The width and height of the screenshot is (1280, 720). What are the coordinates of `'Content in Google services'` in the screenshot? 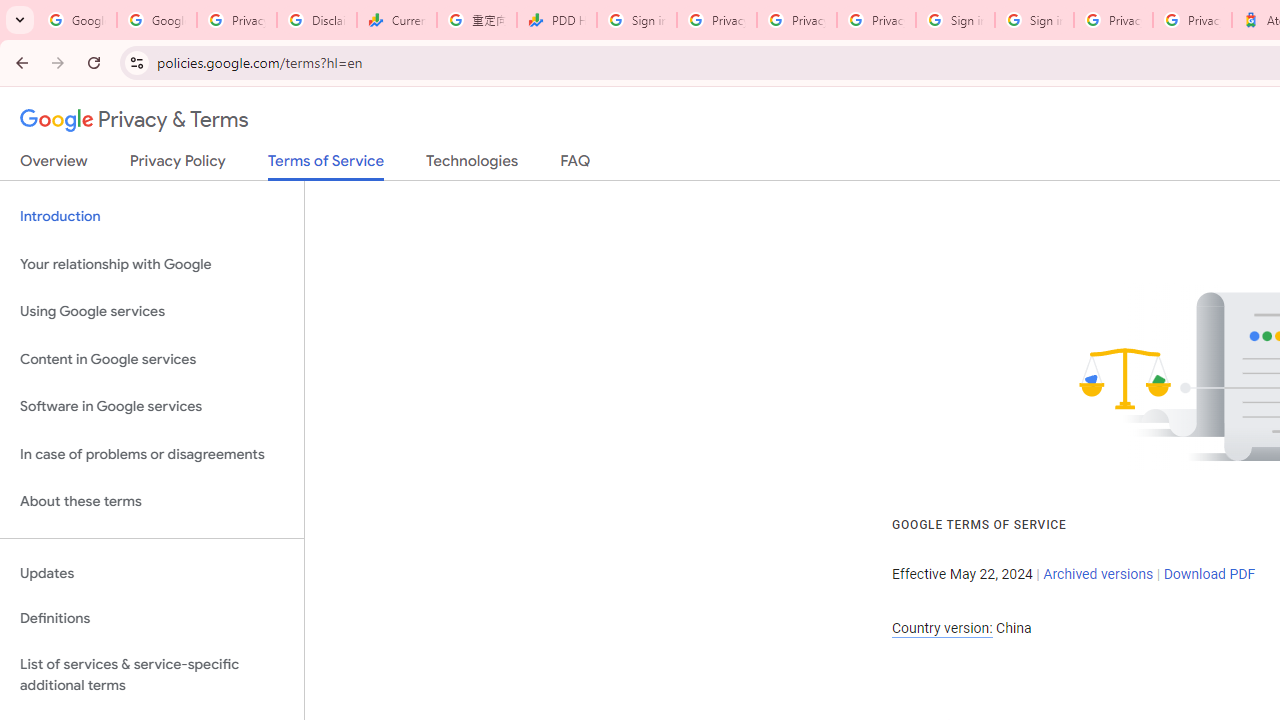 It's located at (151, 358).